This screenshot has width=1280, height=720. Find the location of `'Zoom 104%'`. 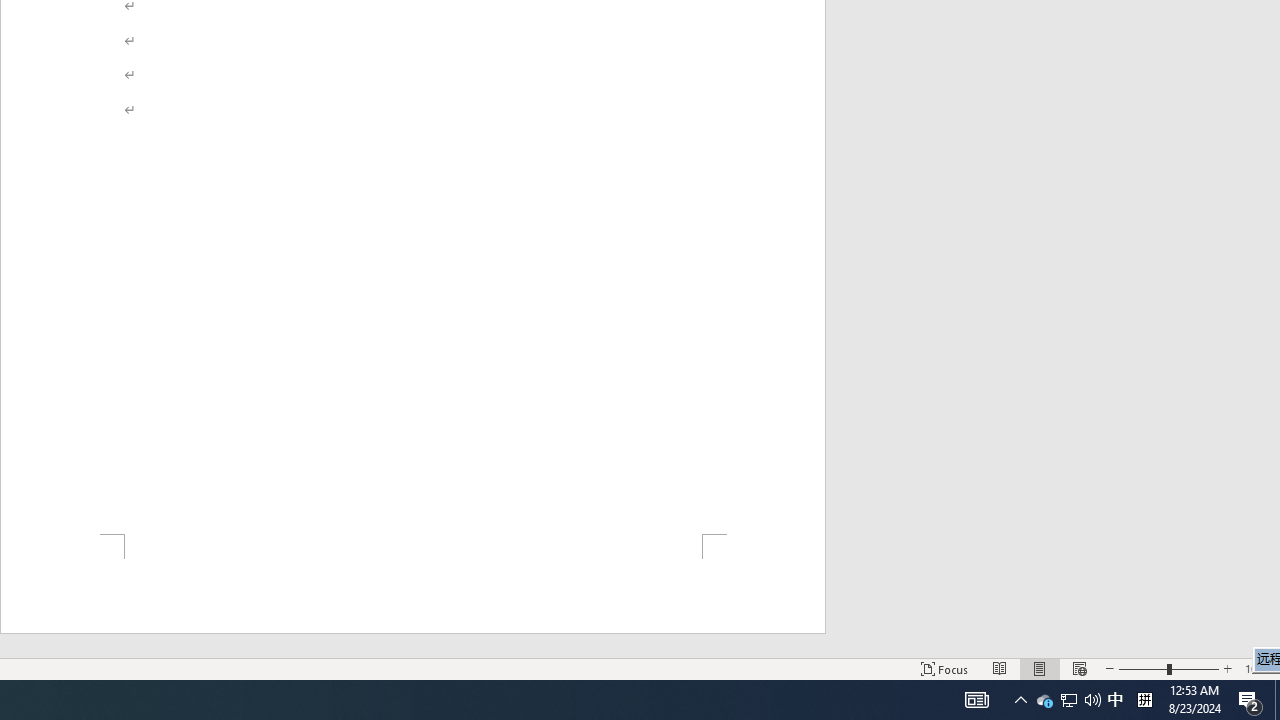

'Zoom 104%' is located at coordinates (1257, 669).